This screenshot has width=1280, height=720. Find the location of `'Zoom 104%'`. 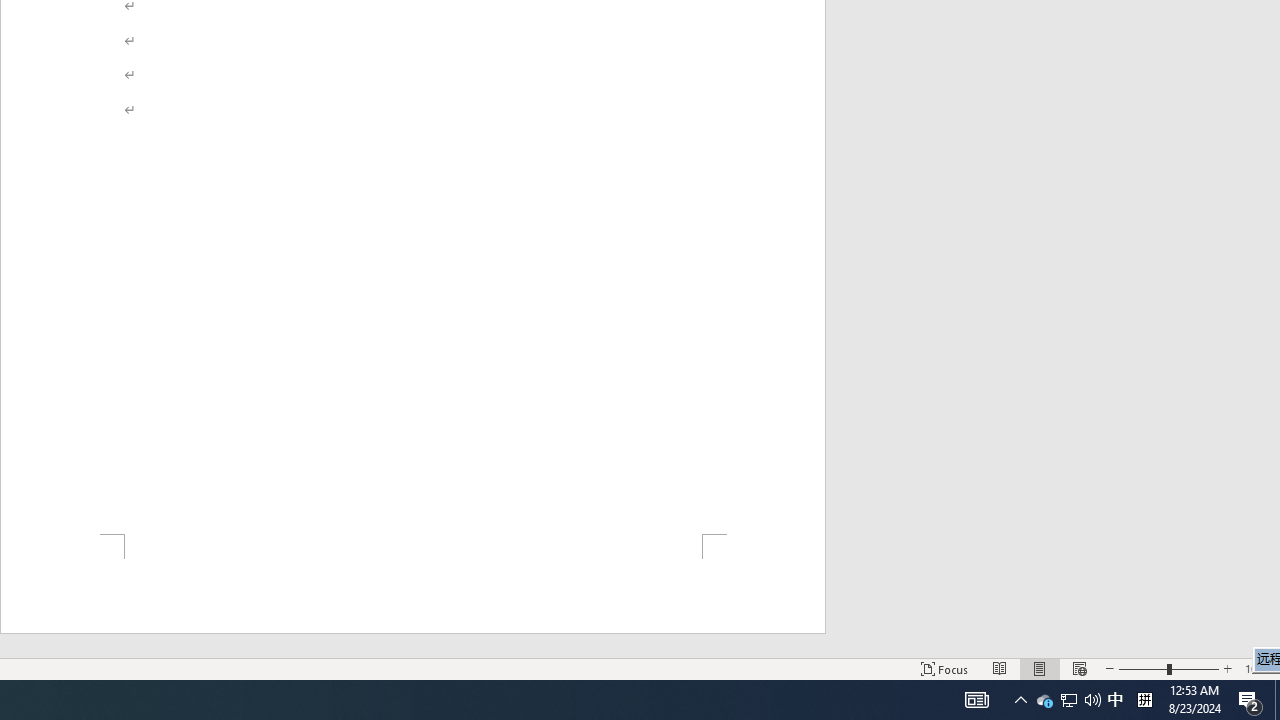

'Zoom 104%' is located at coordinates (1257, 669).